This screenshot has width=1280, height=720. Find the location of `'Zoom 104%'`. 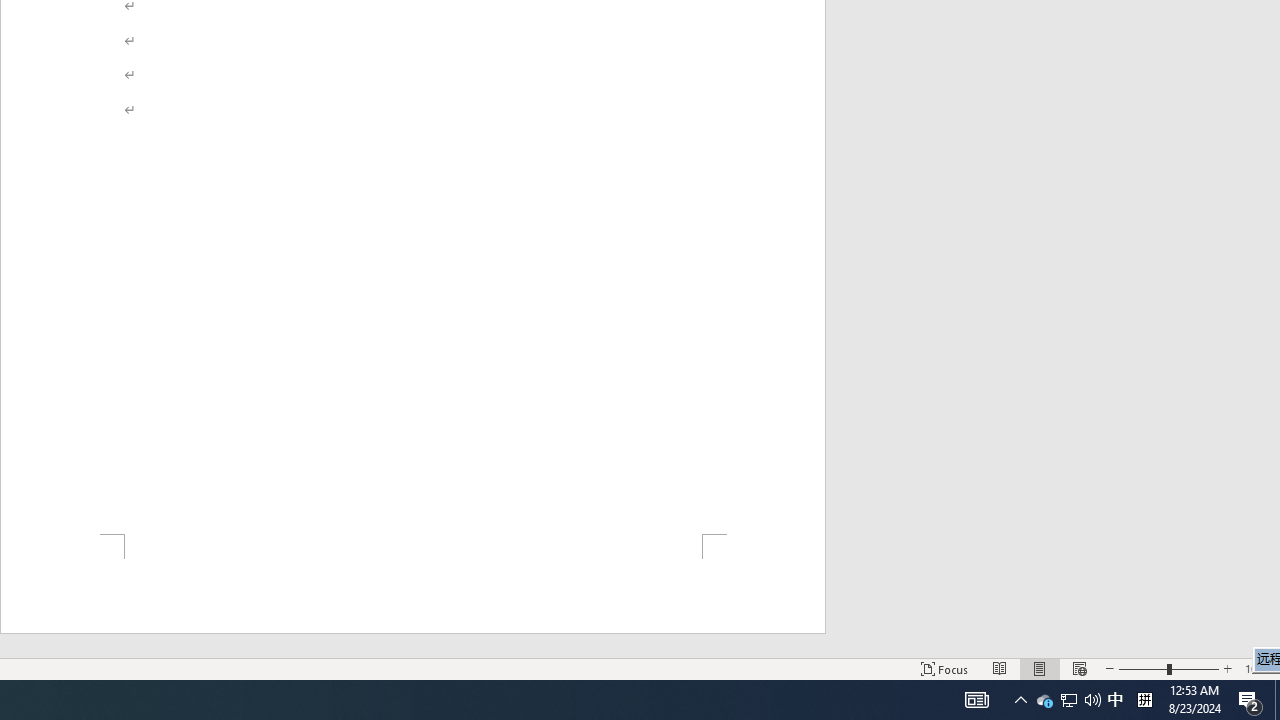

'Zoom 104%' is located at coordinates (1257, 669).